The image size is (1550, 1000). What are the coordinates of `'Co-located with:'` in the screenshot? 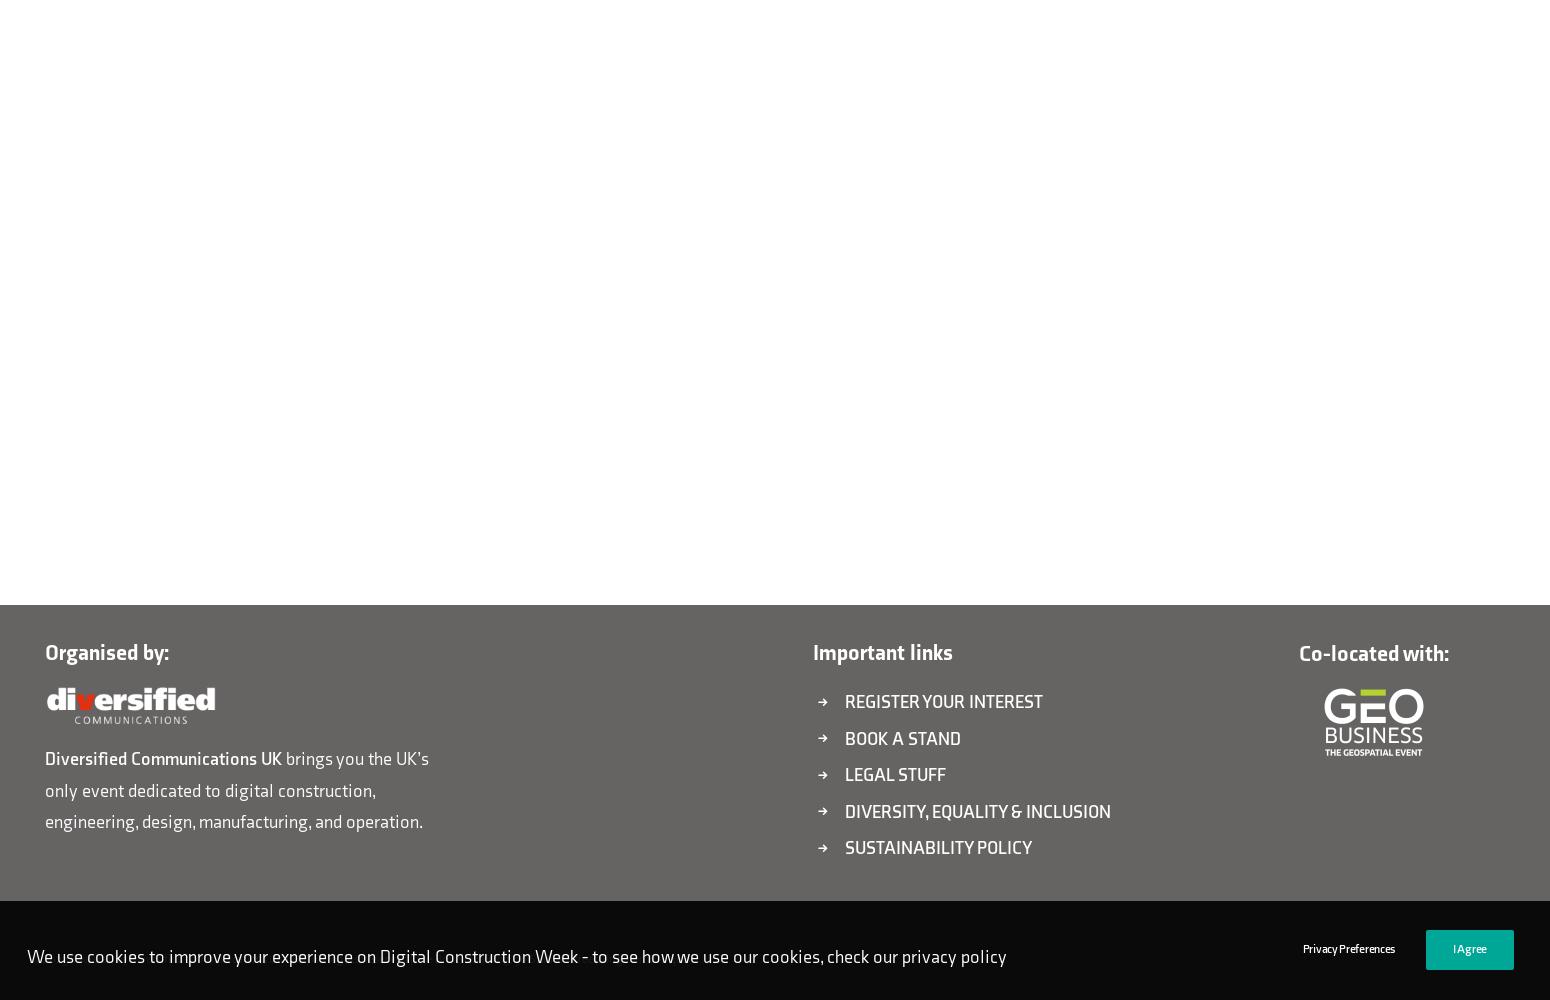 It's located at (1372, 653).